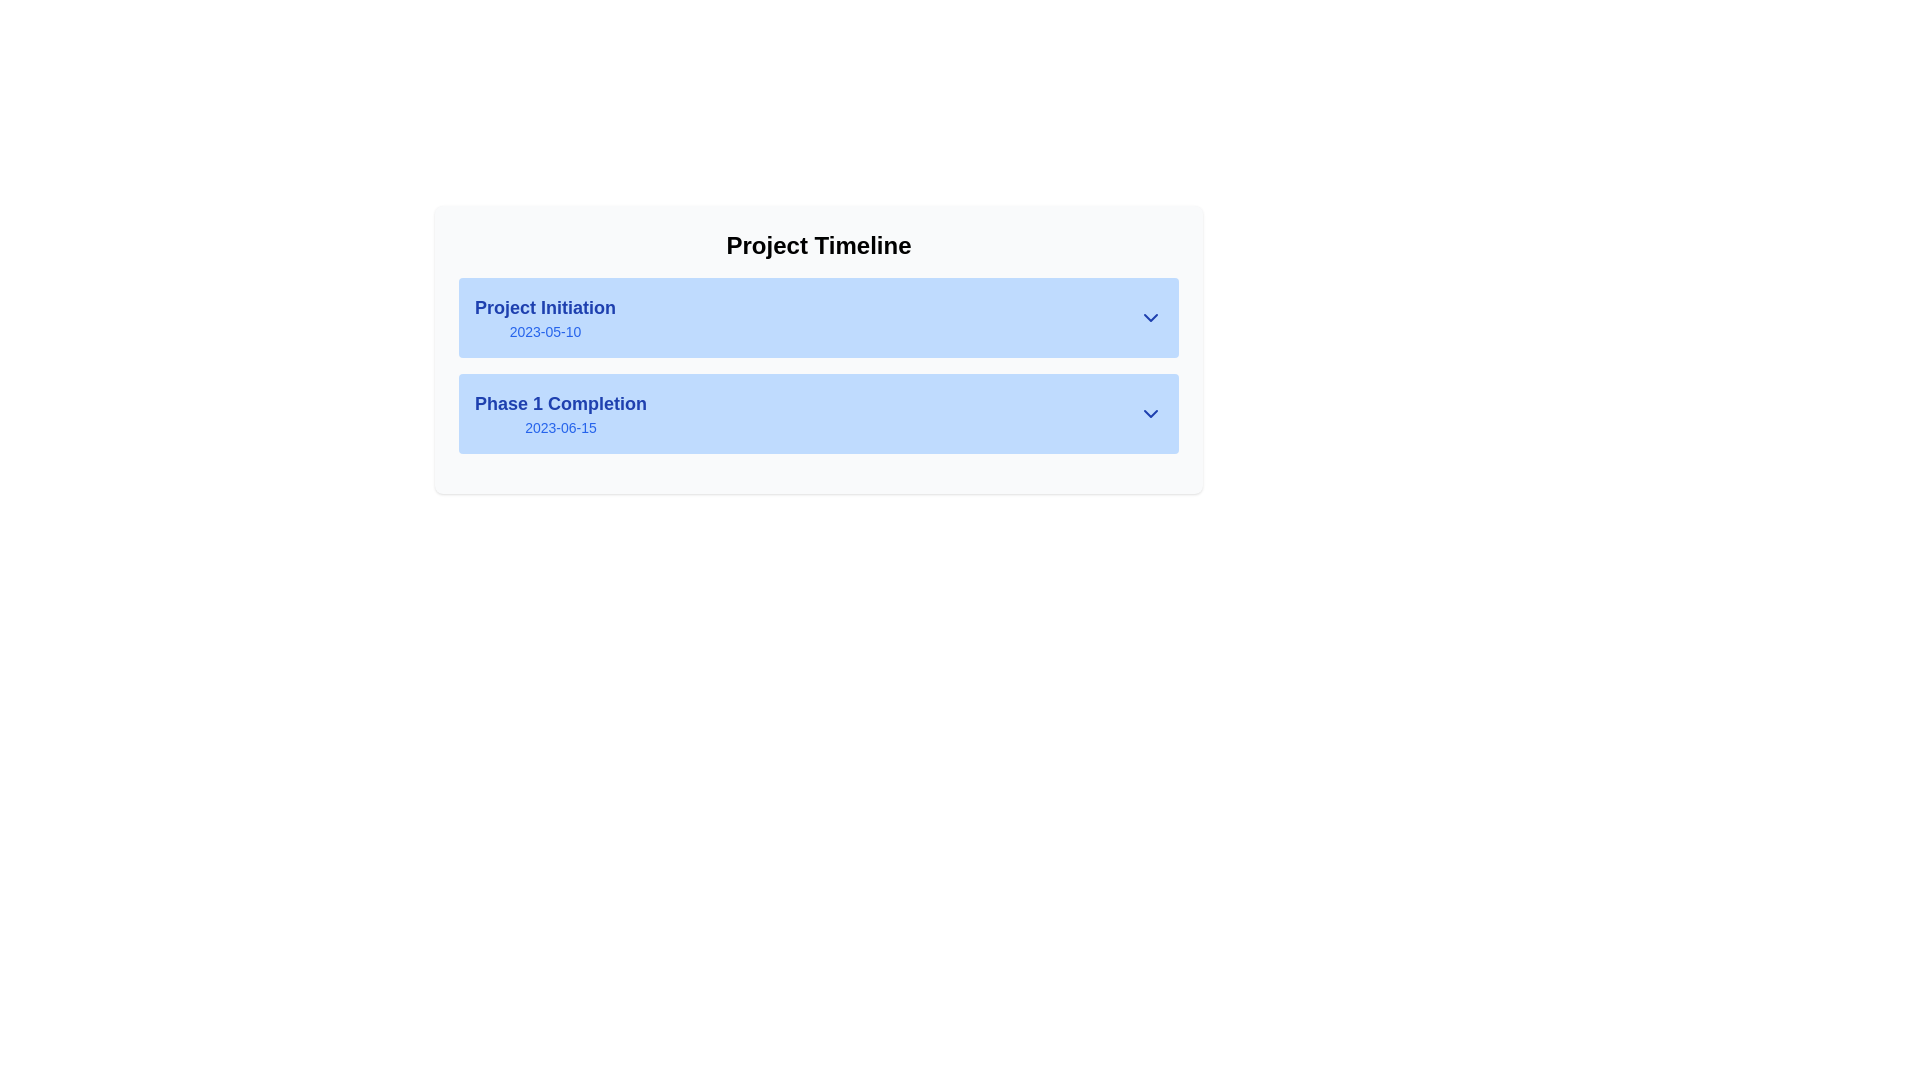  I want to click on the Text label that denotes the completion of Phase 1 in the Project Timeline, which is the second entry in a vertical list below 'Project Initiation', so click(560, 412).